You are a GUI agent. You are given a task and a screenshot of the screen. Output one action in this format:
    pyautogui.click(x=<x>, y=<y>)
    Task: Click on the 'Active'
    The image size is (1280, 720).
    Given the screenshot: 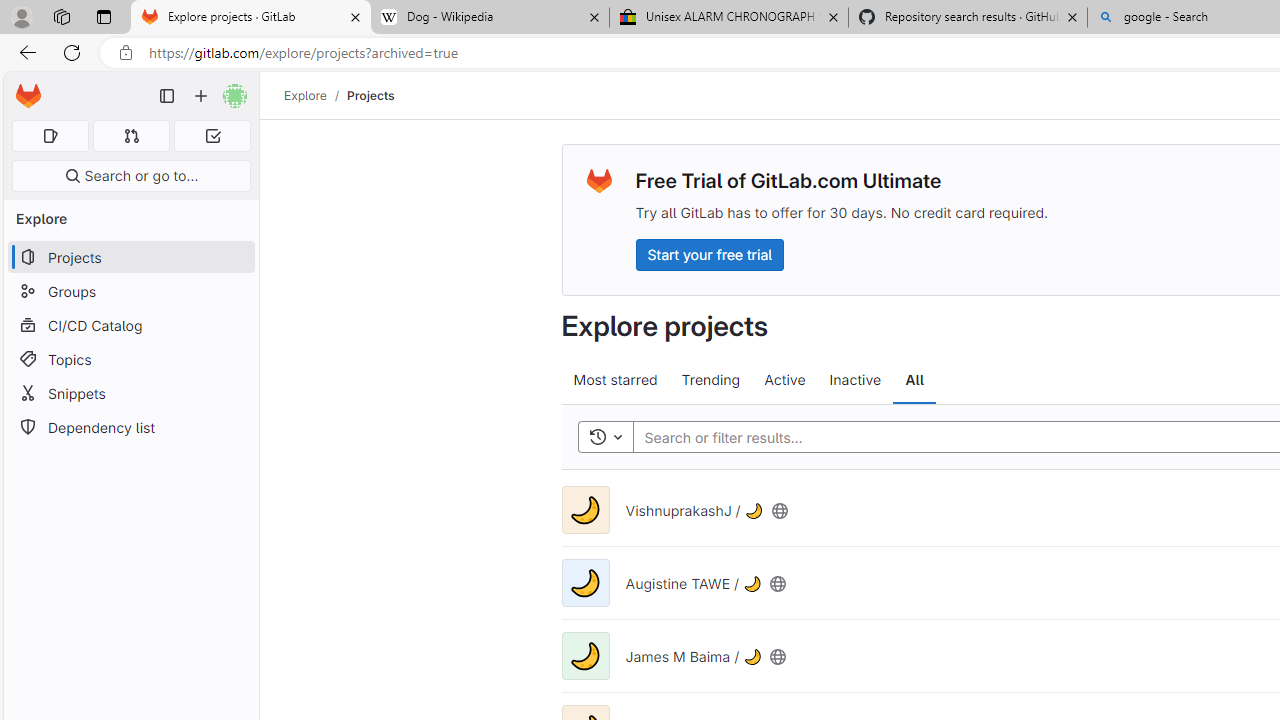 What is the action you would take?
    pyautogui.click(x=784, y=380)
    